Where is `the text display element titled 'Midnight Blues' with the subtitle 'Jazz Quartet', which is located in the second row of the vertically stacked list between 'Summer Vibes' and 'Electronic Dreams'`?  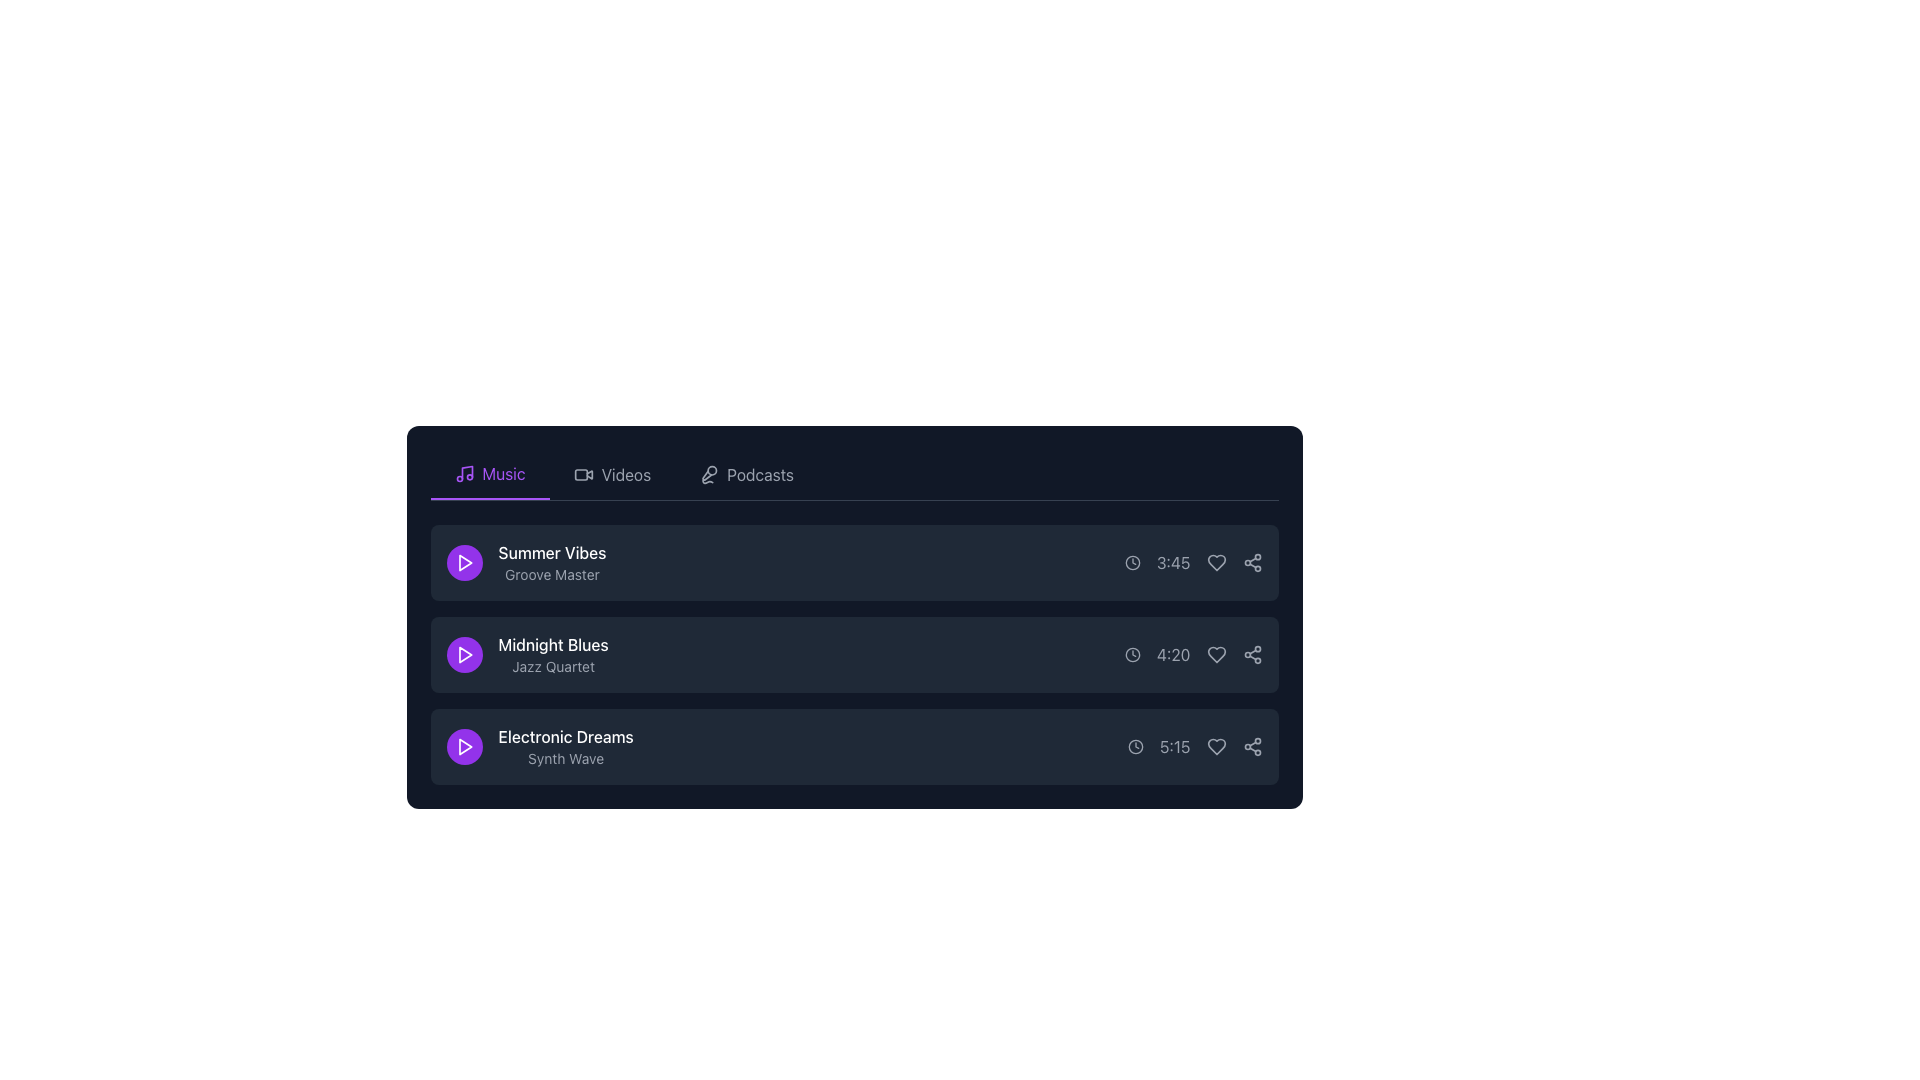 the text display element titled 'Midnight Blues' with the subtitle 'Jazz Quartet', which is located in the second row of the vertically stacked list between 'Summer Vibes' and 'Electronic Dreams' is located at coordinates (527, 655).